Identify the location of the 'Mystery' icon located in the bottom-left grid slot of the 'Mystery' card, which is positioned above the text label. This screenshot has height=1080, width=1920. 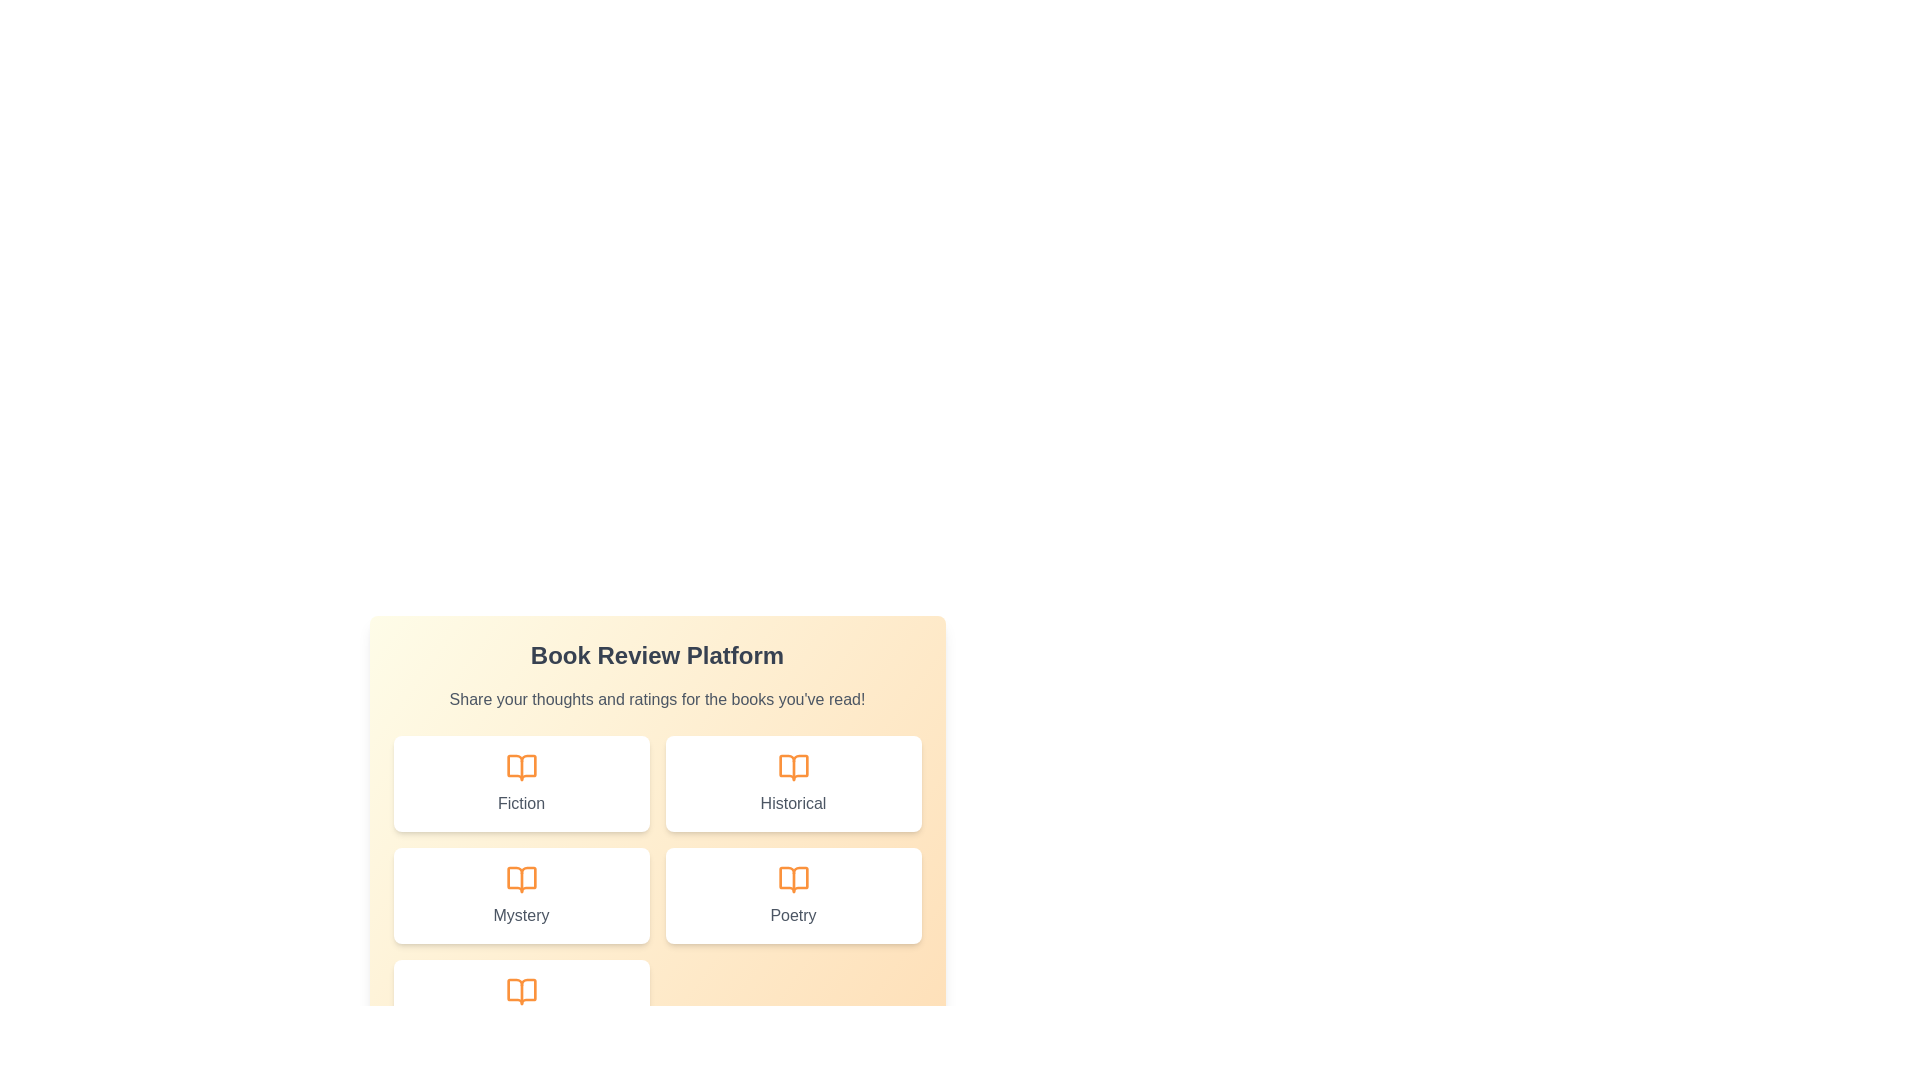
(521, 878).